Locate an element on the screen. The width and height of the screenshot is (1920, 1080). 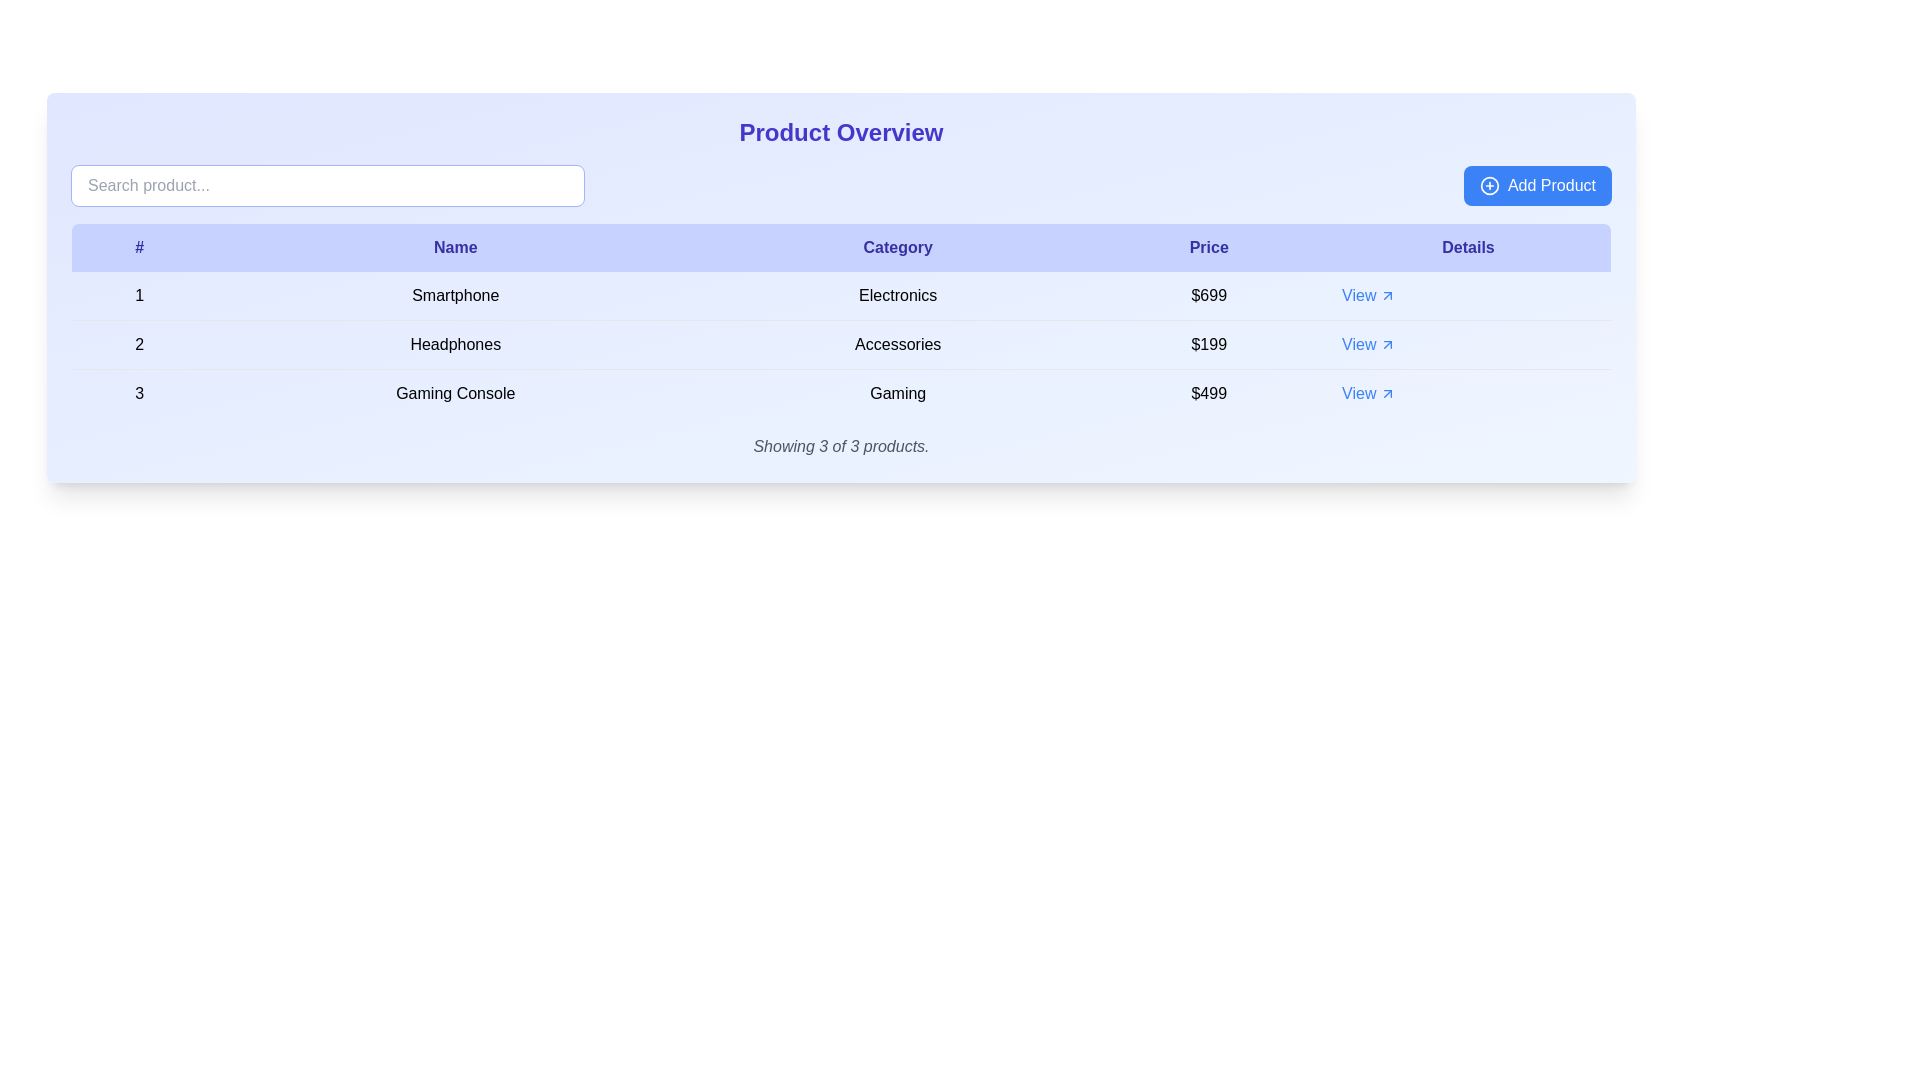
the button with a blue background and white text labeled 'Add Product' is located at coordinates (1536, 185).